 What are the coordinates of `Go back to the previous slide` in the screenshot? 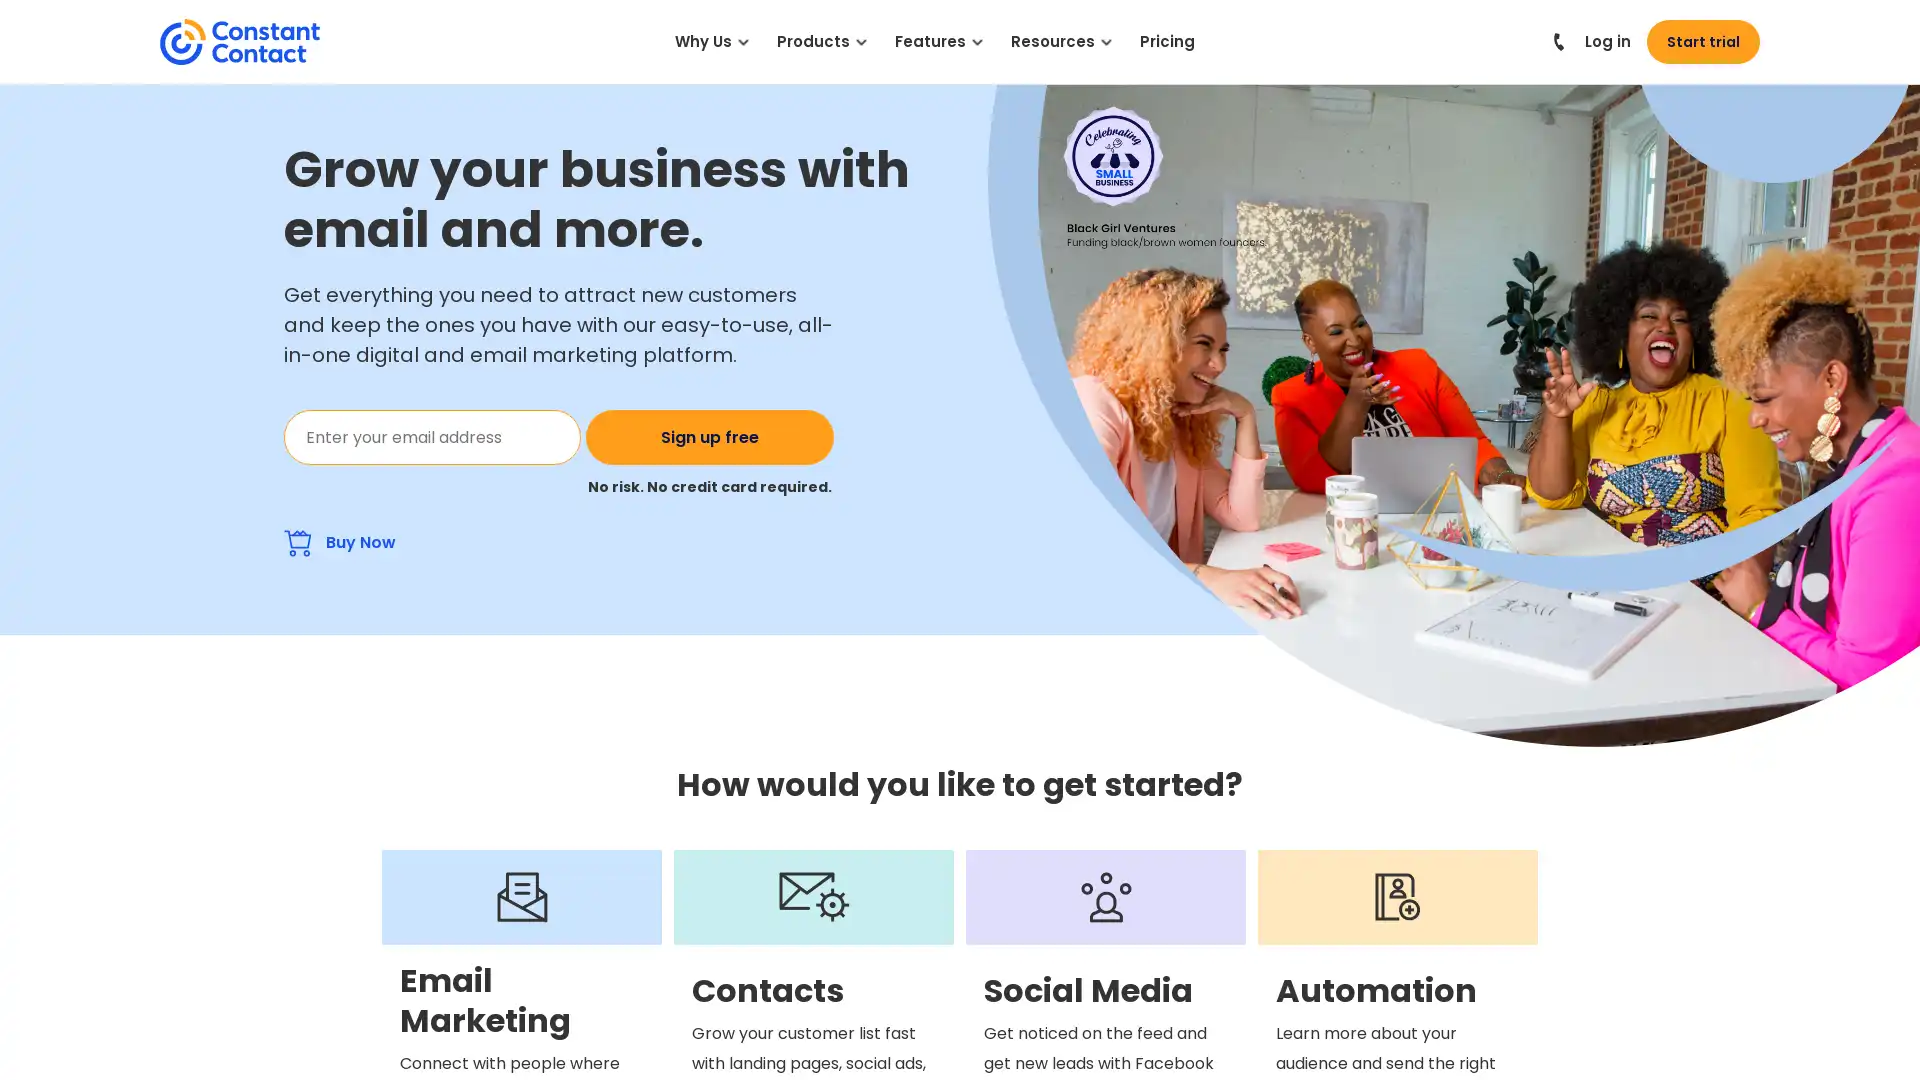 It's located at (1103, 253).